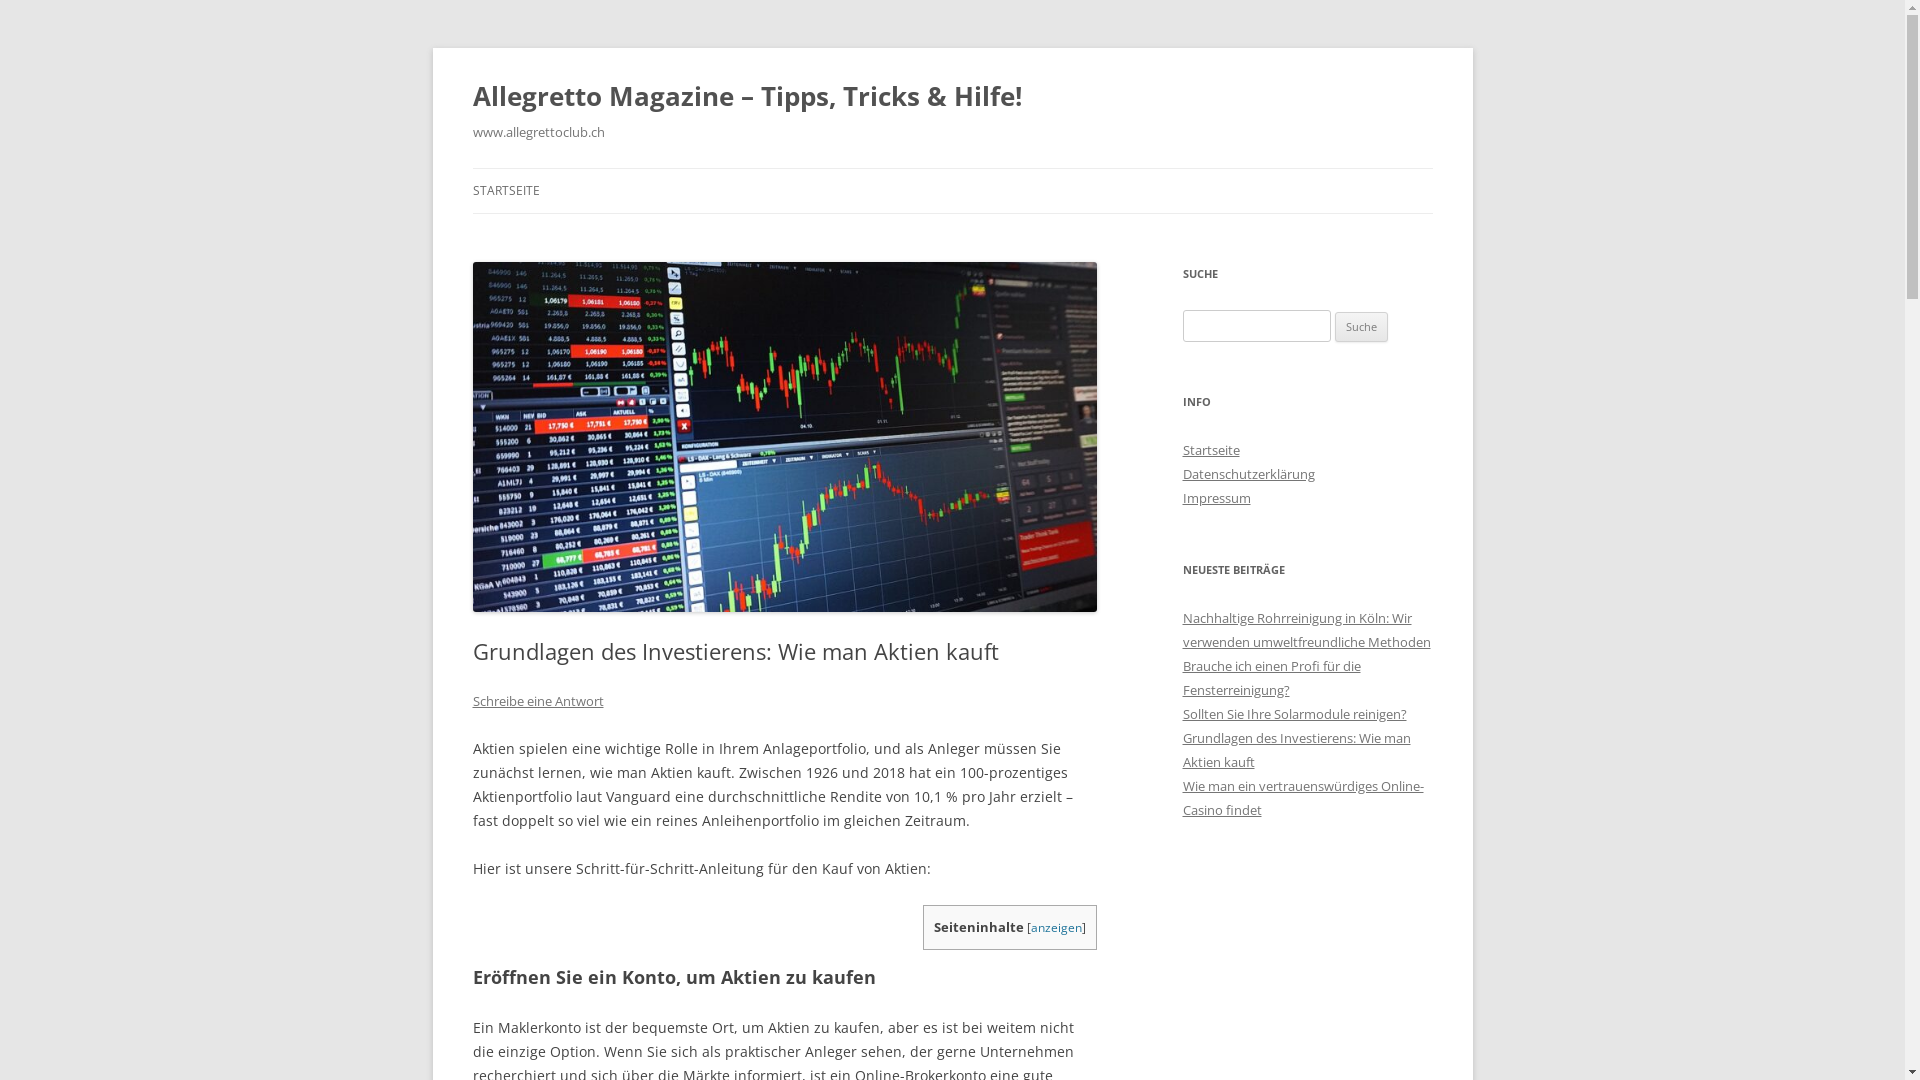 The height and width of the screenshot is (1080, 1920). Describe the element at coordinates (1055, 927) in the screenshot. I see `'anzeigen'` at that location.